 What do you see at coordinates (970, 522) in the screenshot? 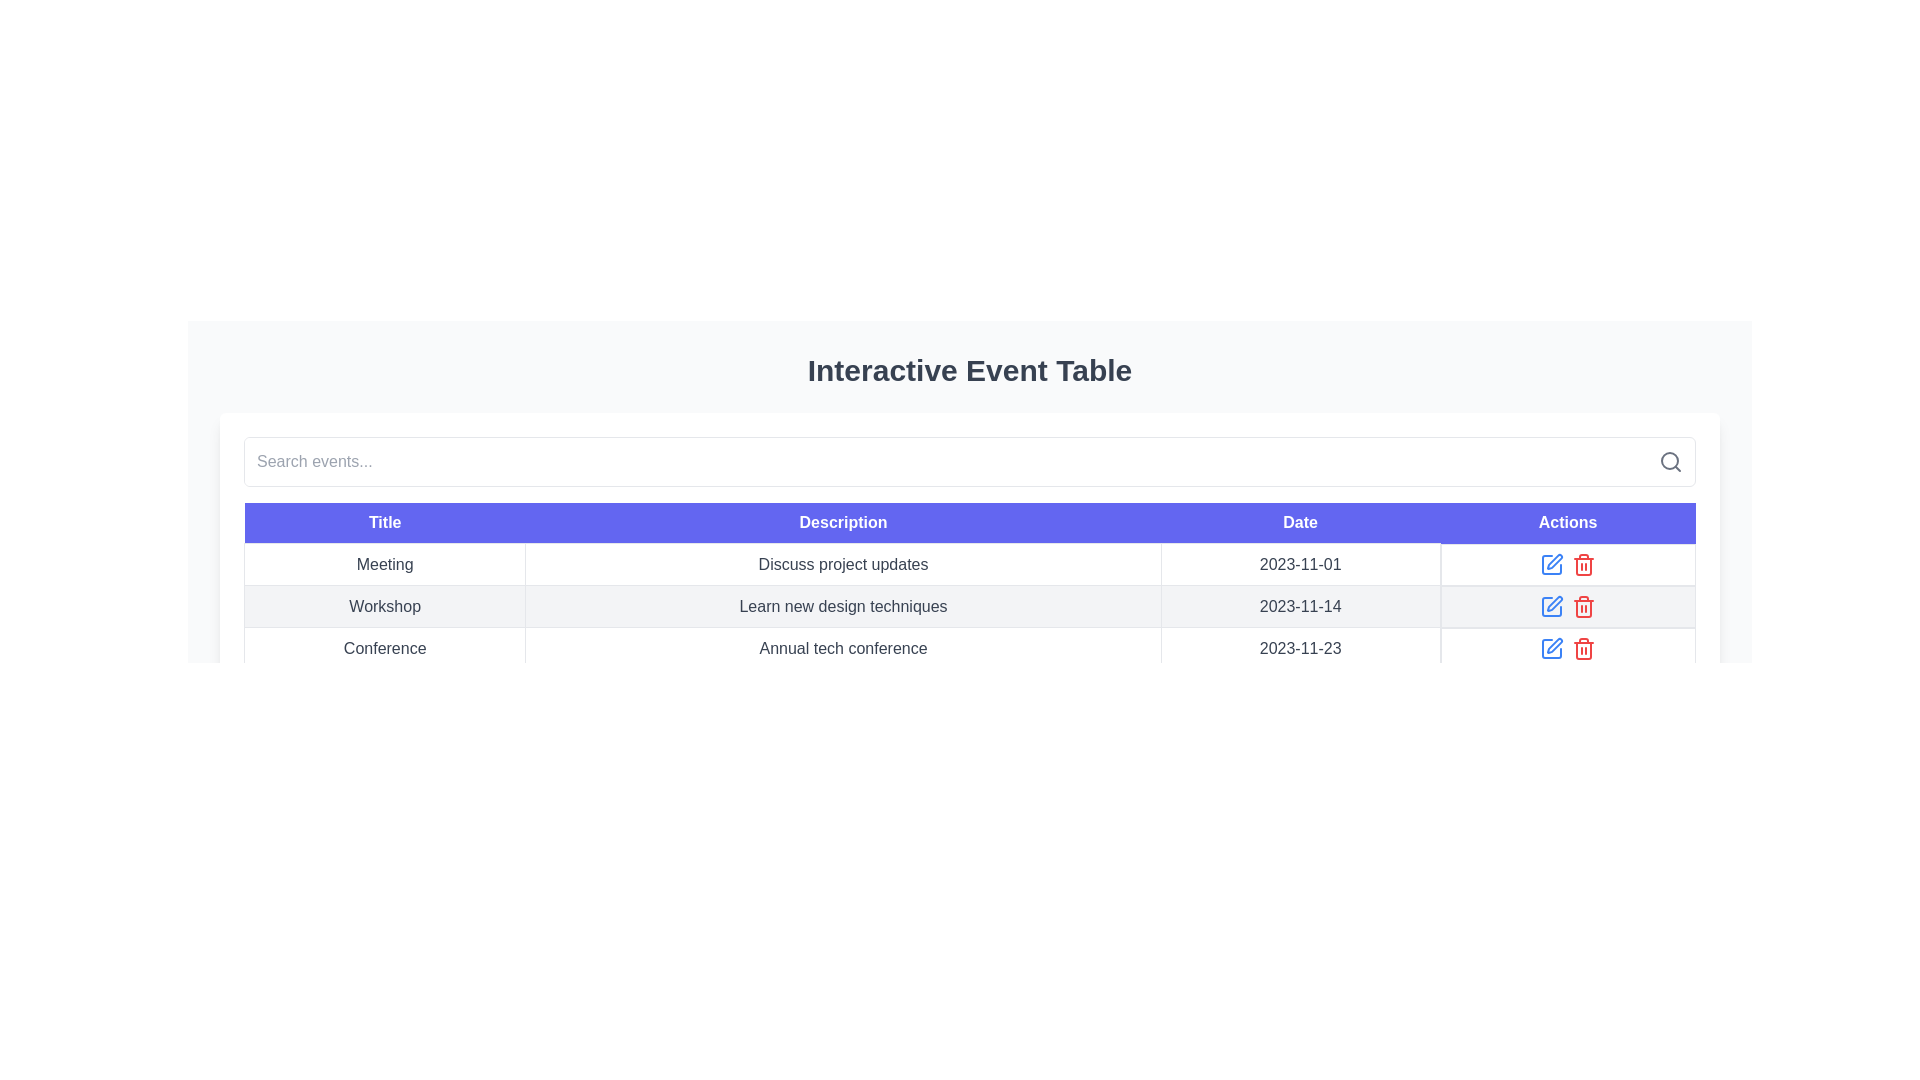
I see `the table header row to focus on it for keyboard navigation` at bounding box center [970, 522].